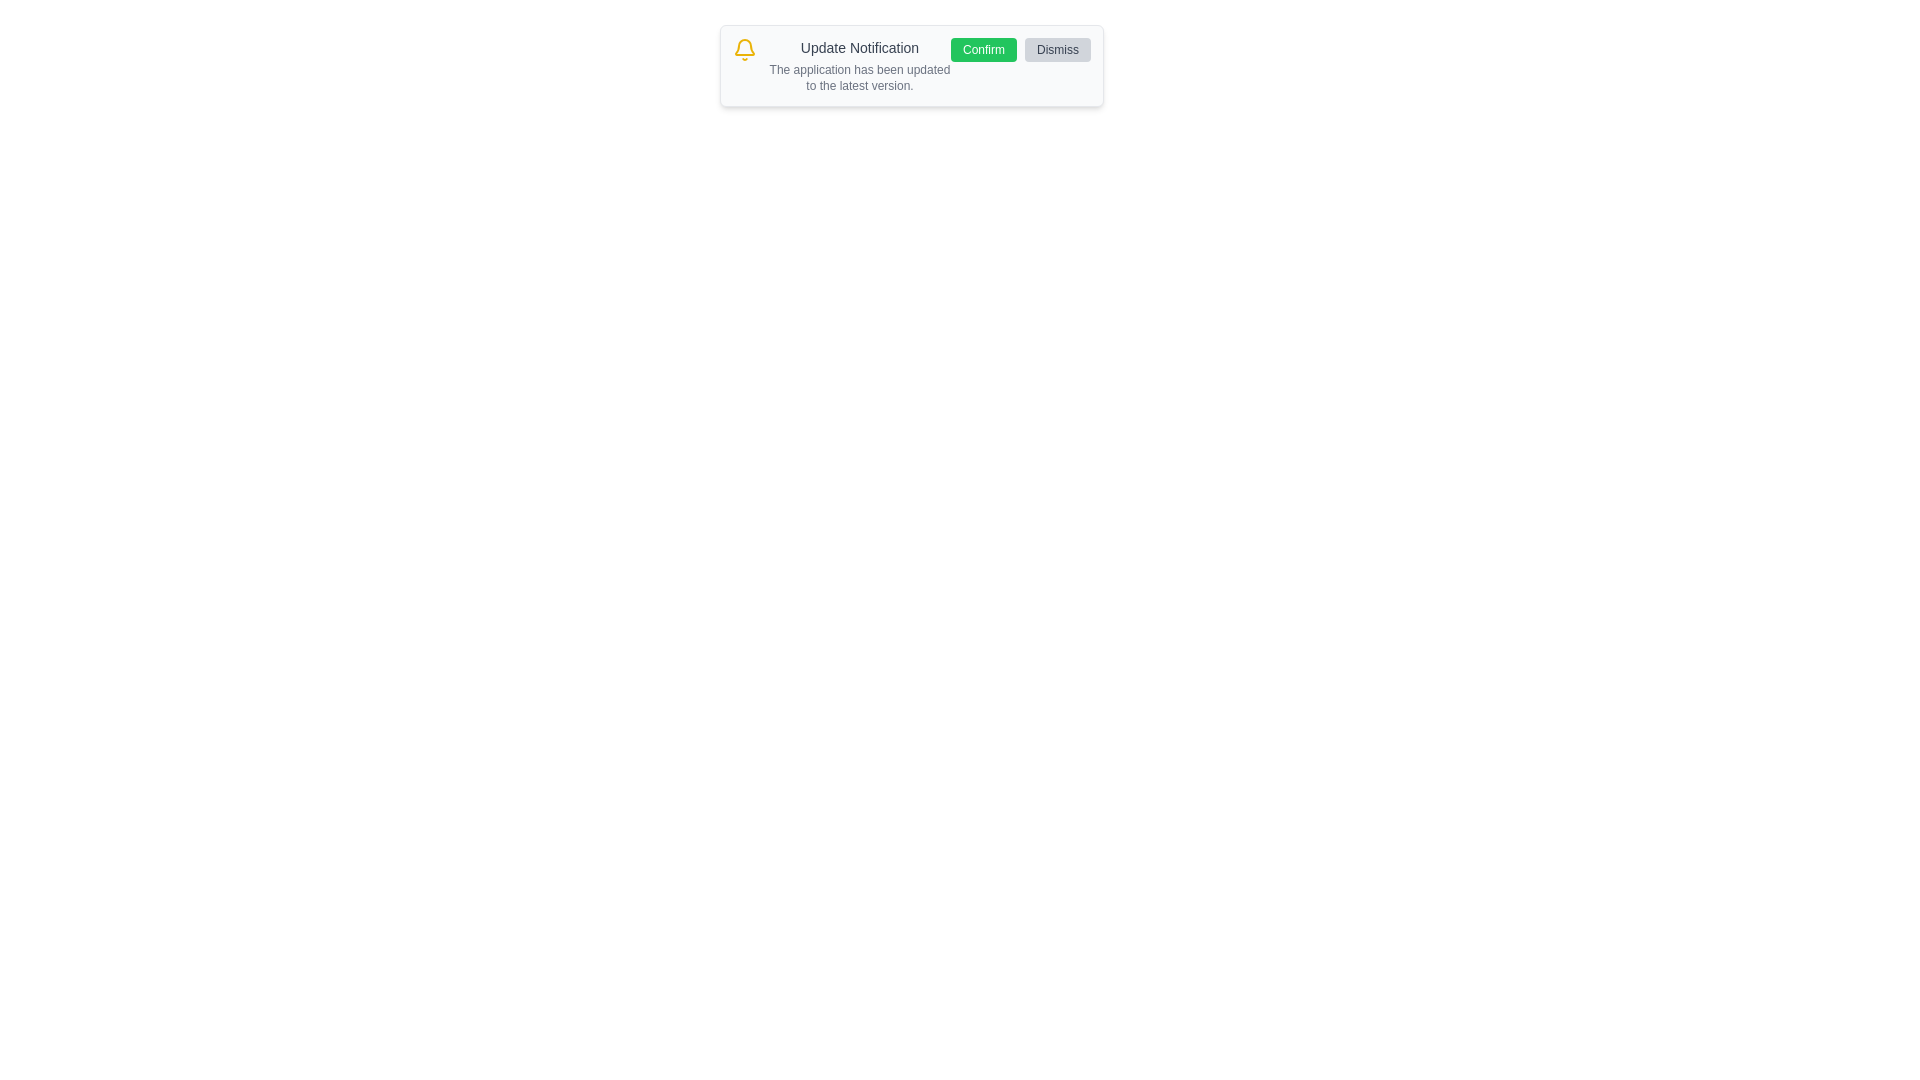  I want to click on the confirmation action button located at the top center of the interface, which is the leftmost of two buttons, to acknowledge or approve the action, so click(983, 49).